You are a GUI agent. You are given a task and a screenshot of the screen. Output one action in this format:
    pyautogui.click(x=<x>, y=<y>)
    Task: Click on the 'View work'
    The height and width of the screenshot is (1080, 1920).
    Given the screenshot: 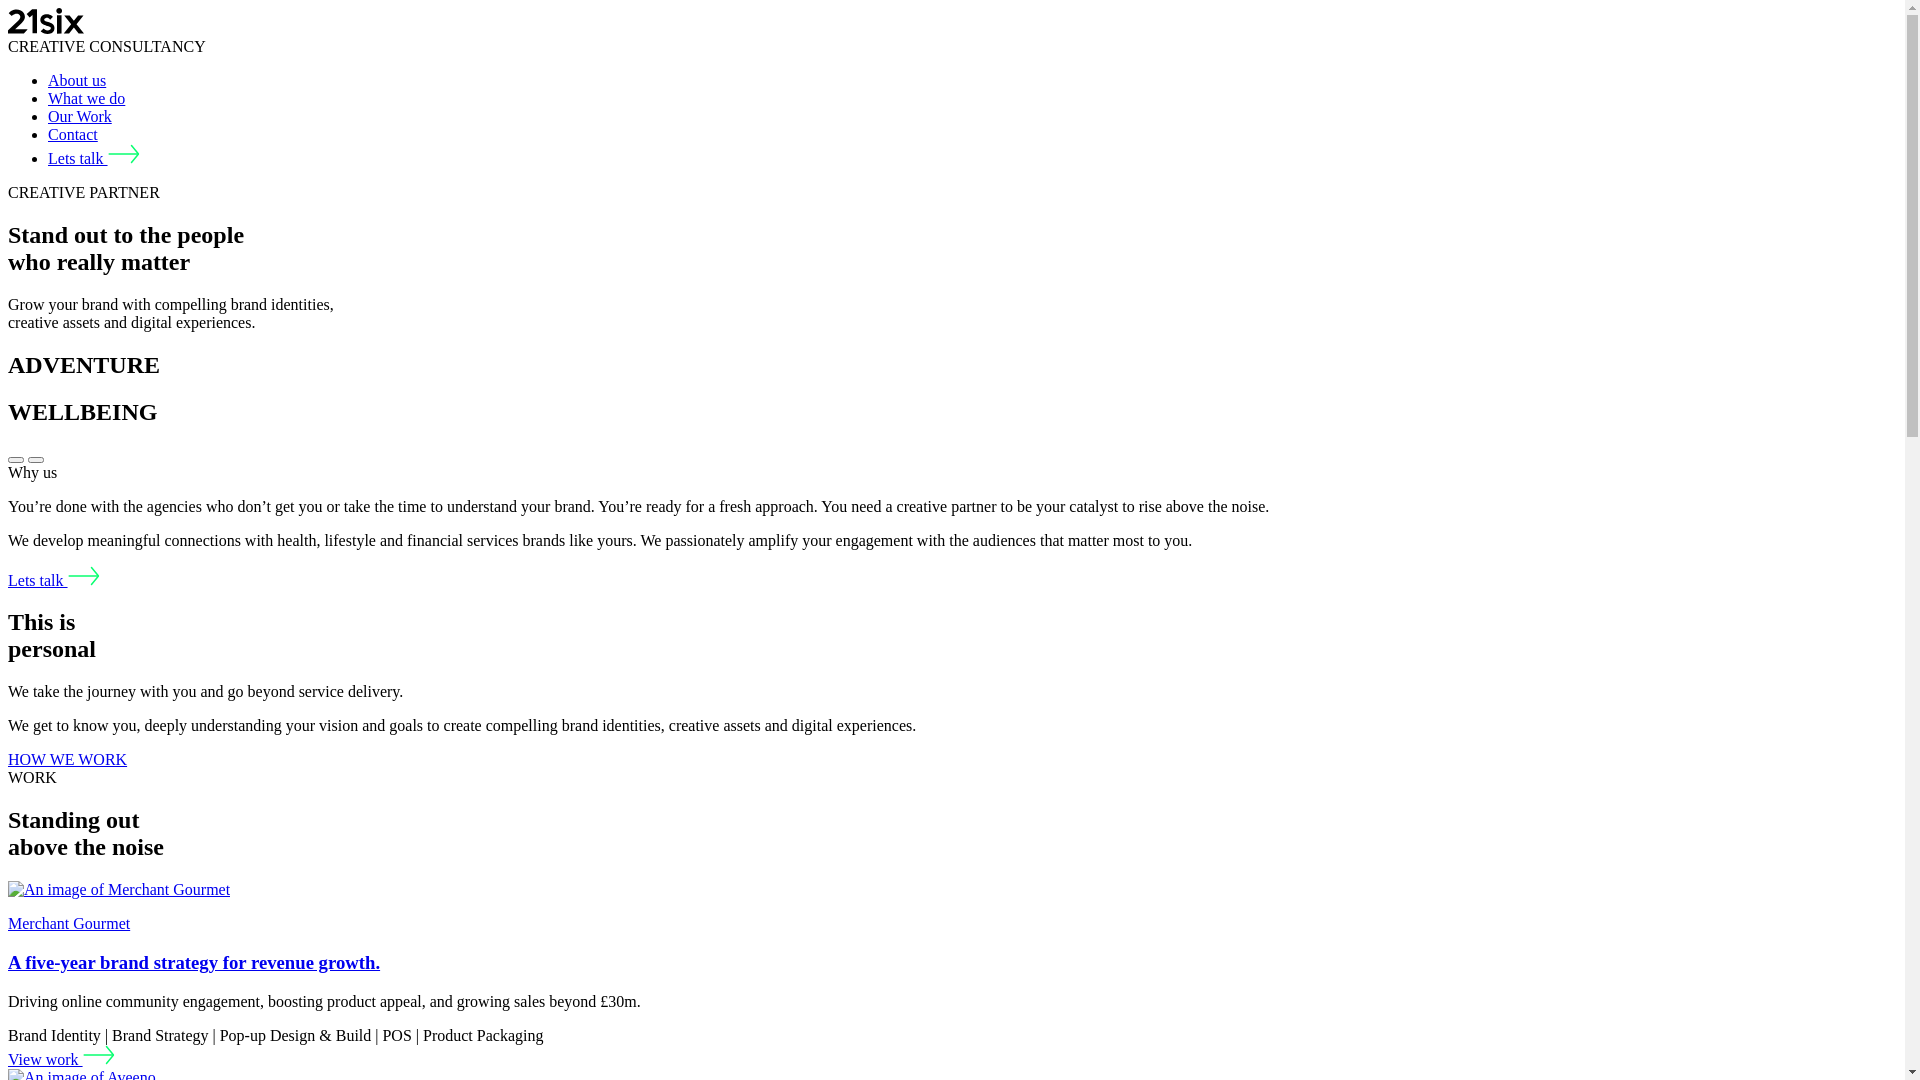 What is the action you would take?
    pyautogui.click(x=61, y=1058)
    